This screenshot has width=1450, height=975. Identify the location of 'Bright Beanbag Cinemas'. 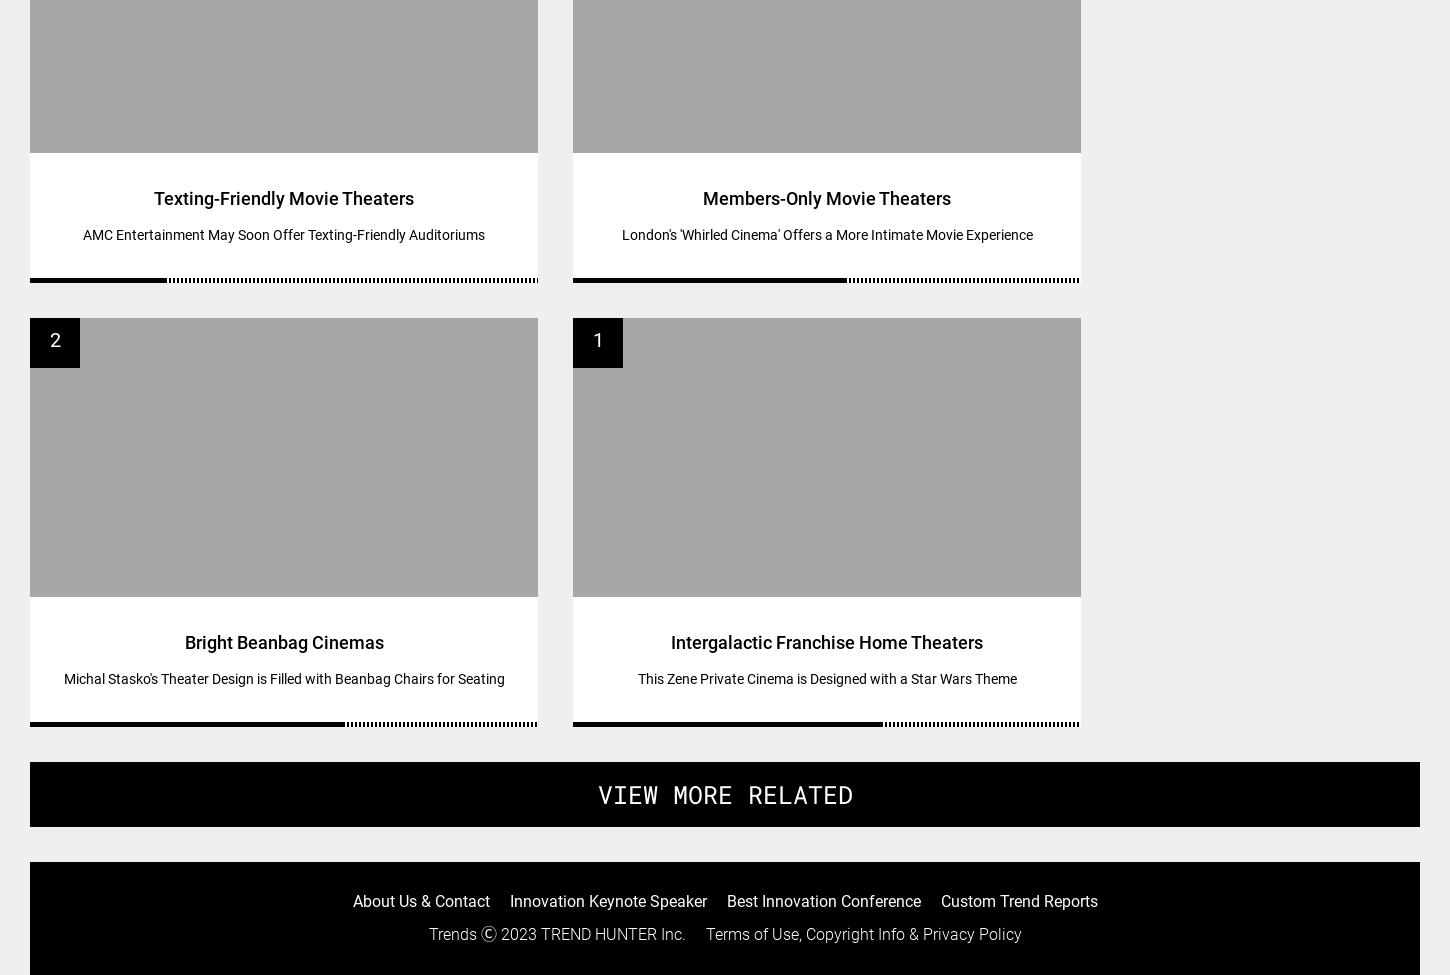
(283, 641).